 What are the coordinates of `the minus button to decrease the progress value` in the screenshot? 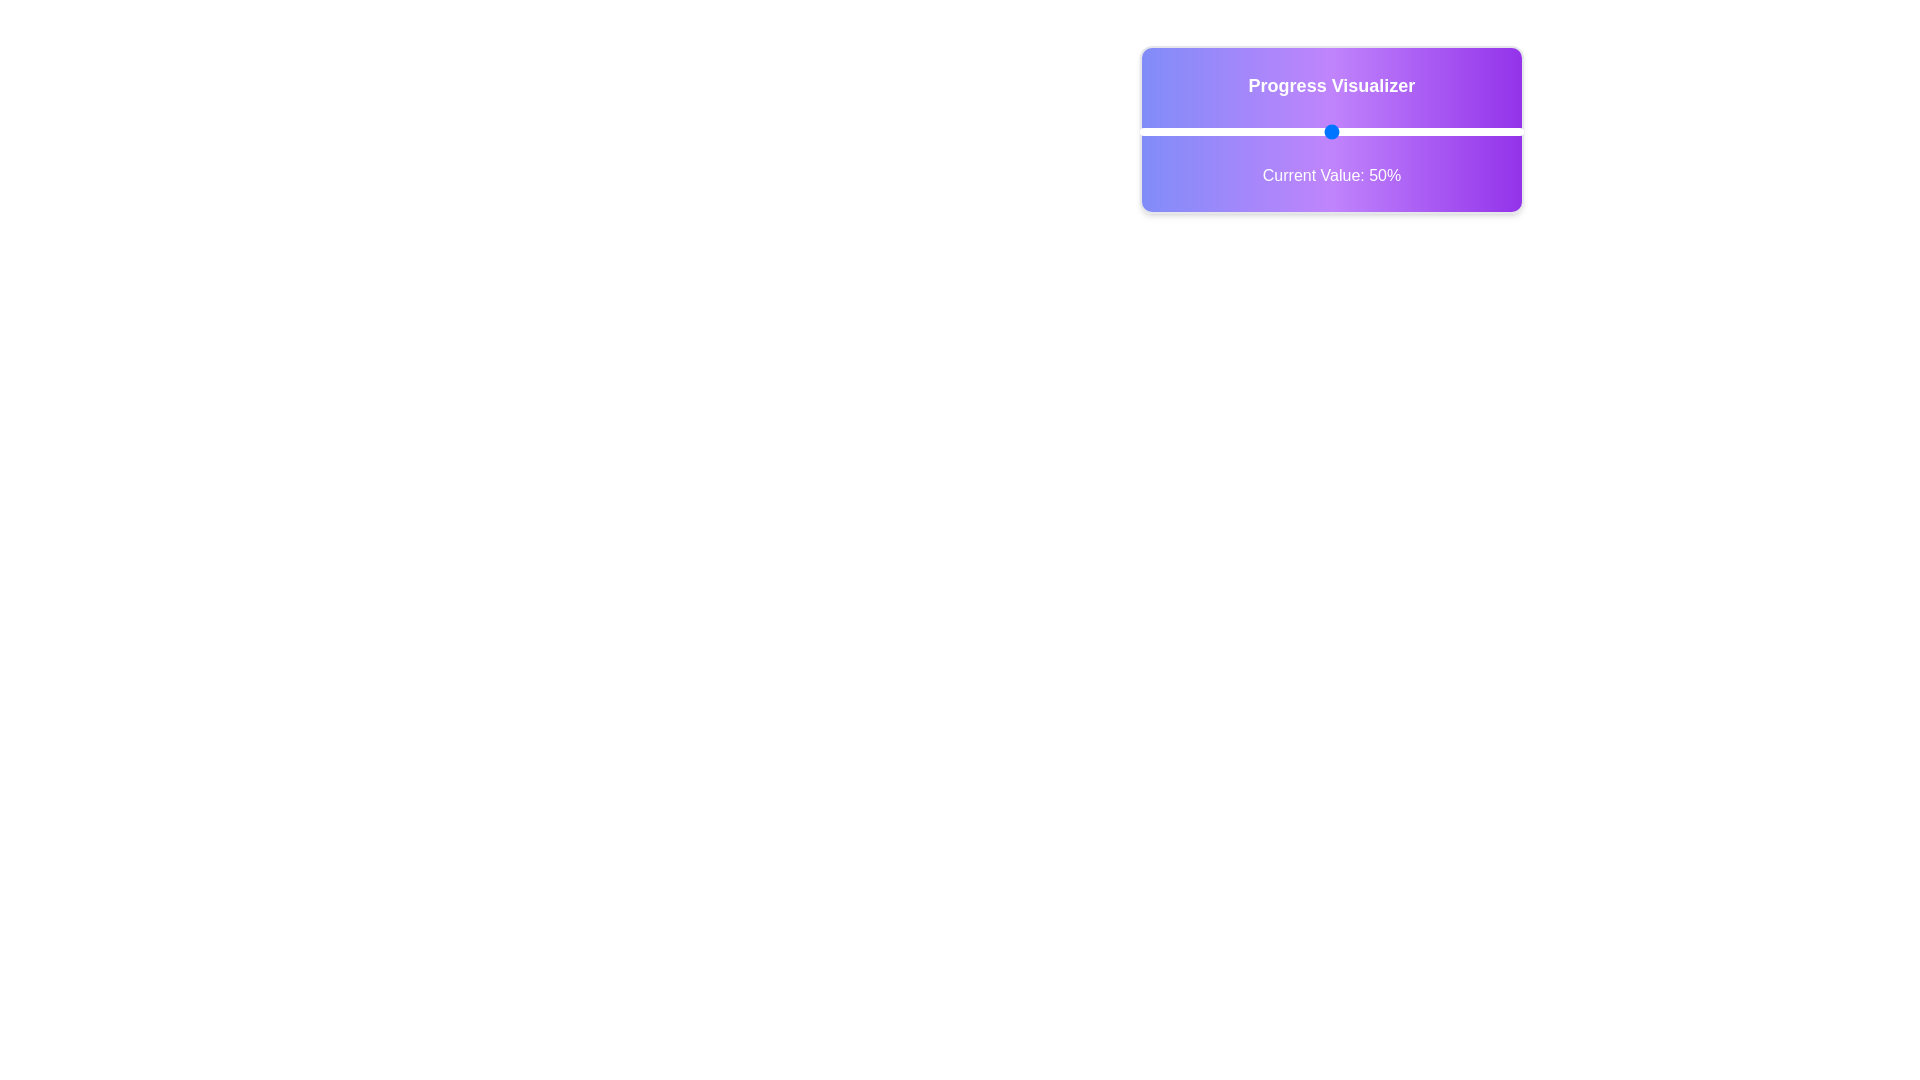 It's located at (1107, 131).